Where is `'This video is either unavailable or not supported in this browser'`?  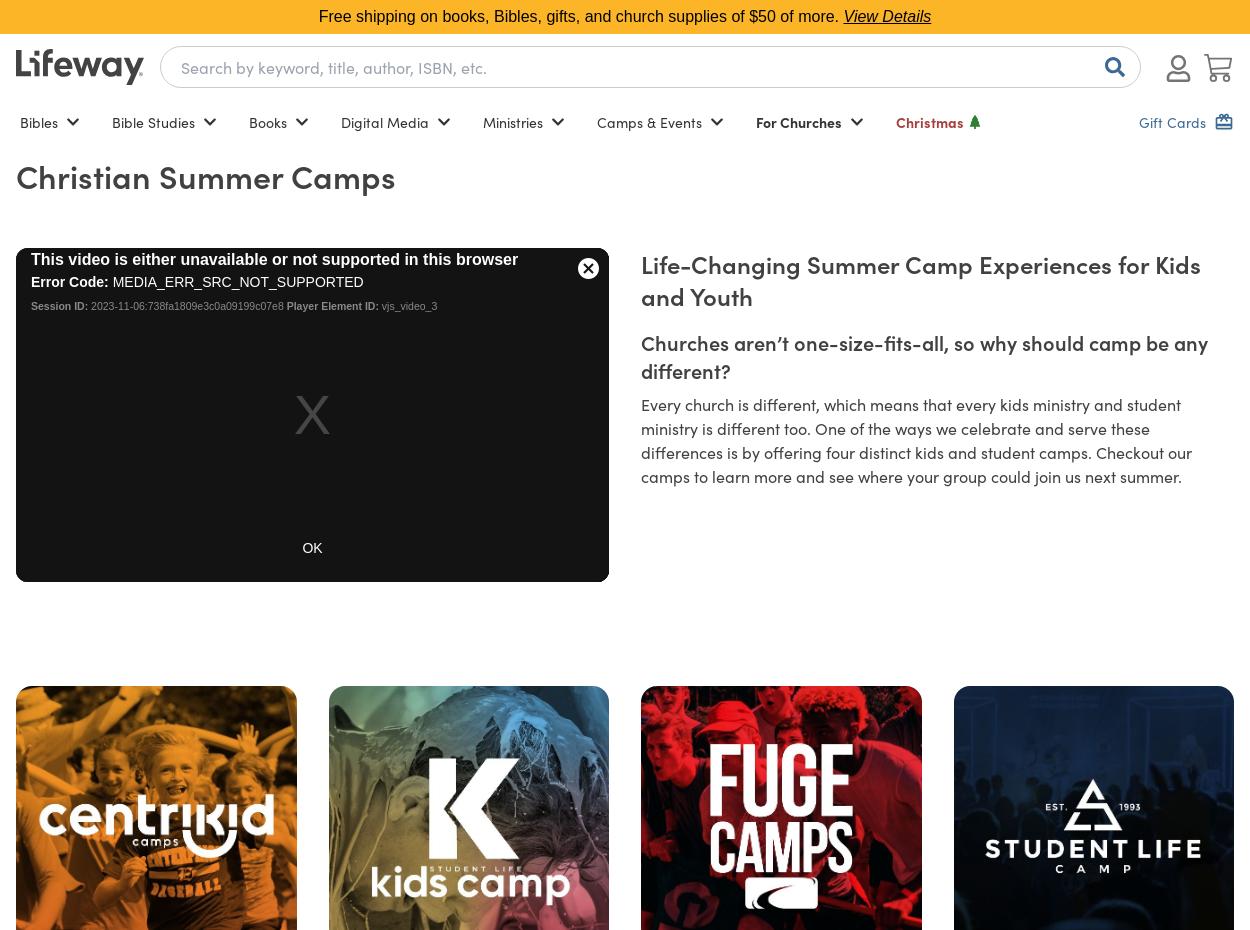 'This video is either unavailable or not supported in this browser' is located at coordinates (274, 259).